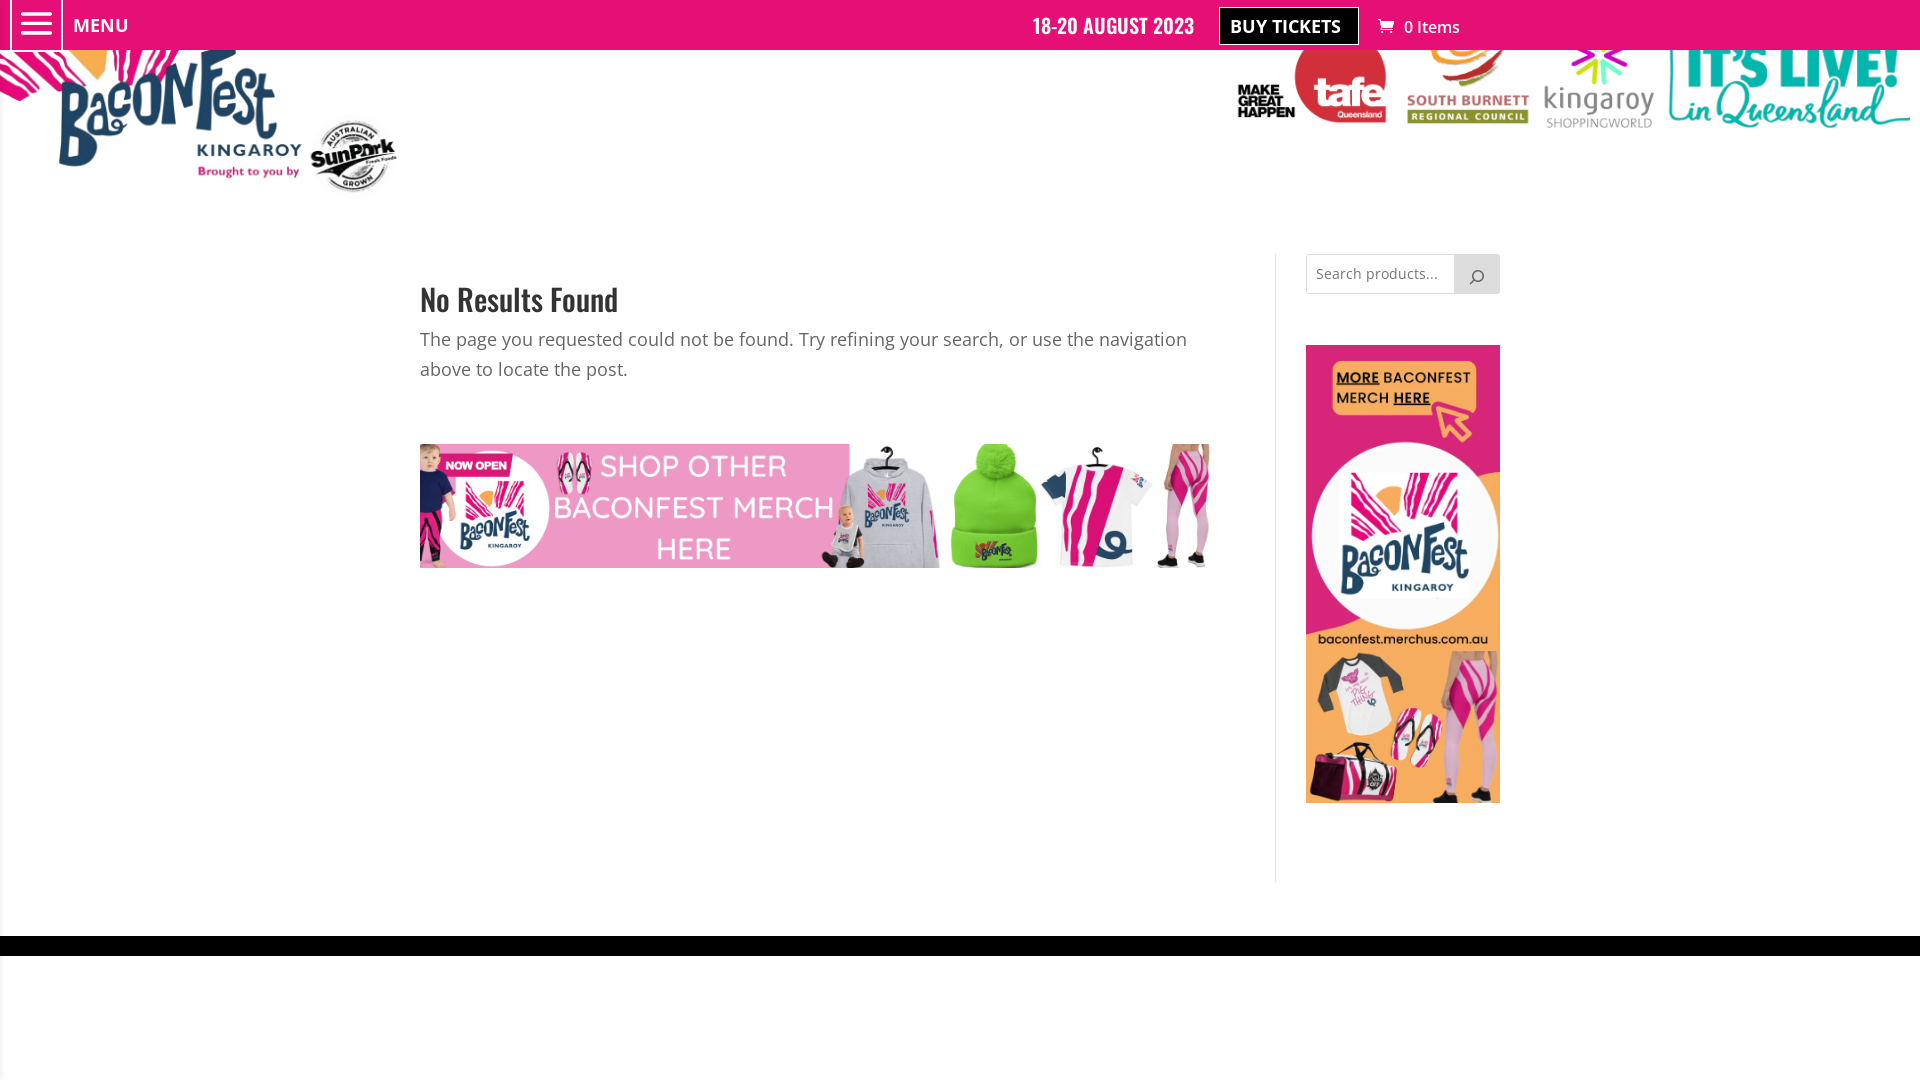 This screenshot has width=1920, height=1080. Describe the element at coordinates (201, 100) in the screenshot. I see `'BaconFest_Horizontal Backgrd-01-at-2018-08-08'` at that location.